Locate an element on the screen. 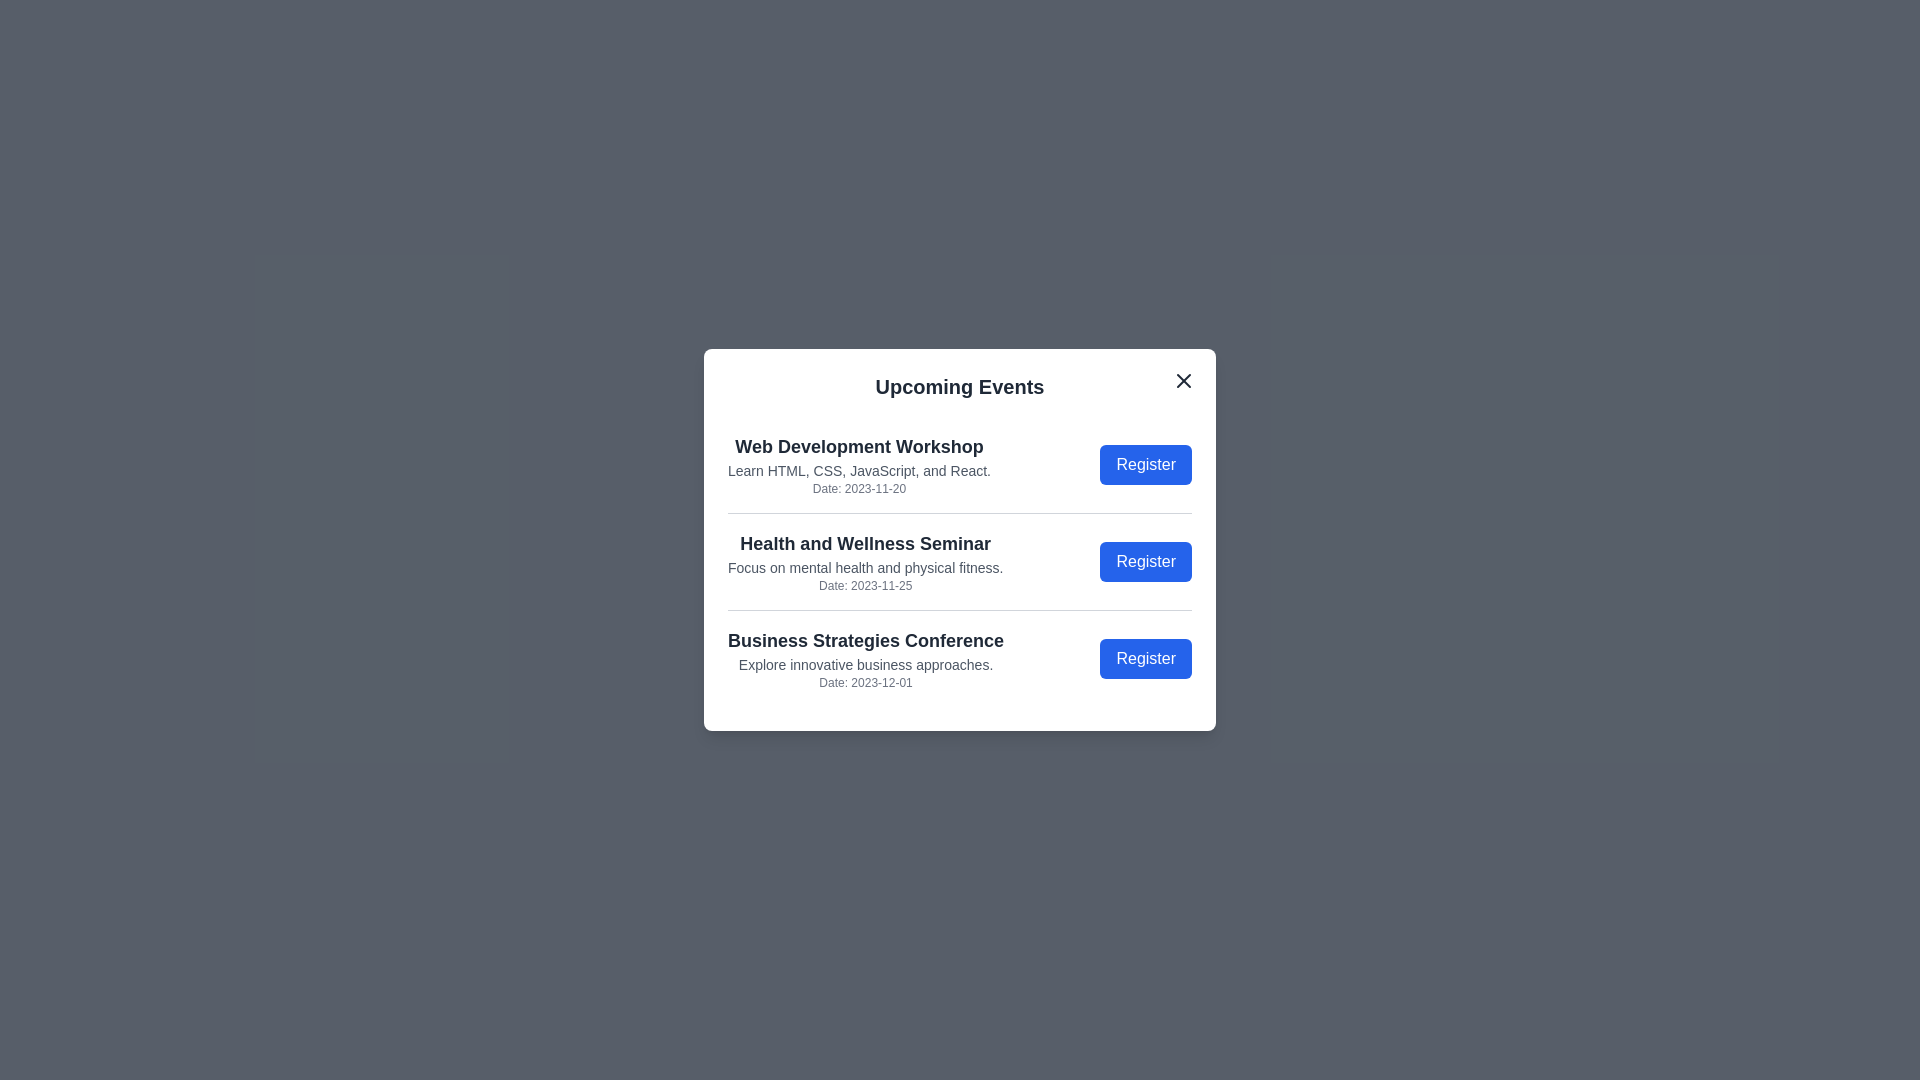 The width and height of the screenshot is (1920, 1080). 'Register' button for the event 'Web Development Workshop' is located at coordinates (1146, 465).